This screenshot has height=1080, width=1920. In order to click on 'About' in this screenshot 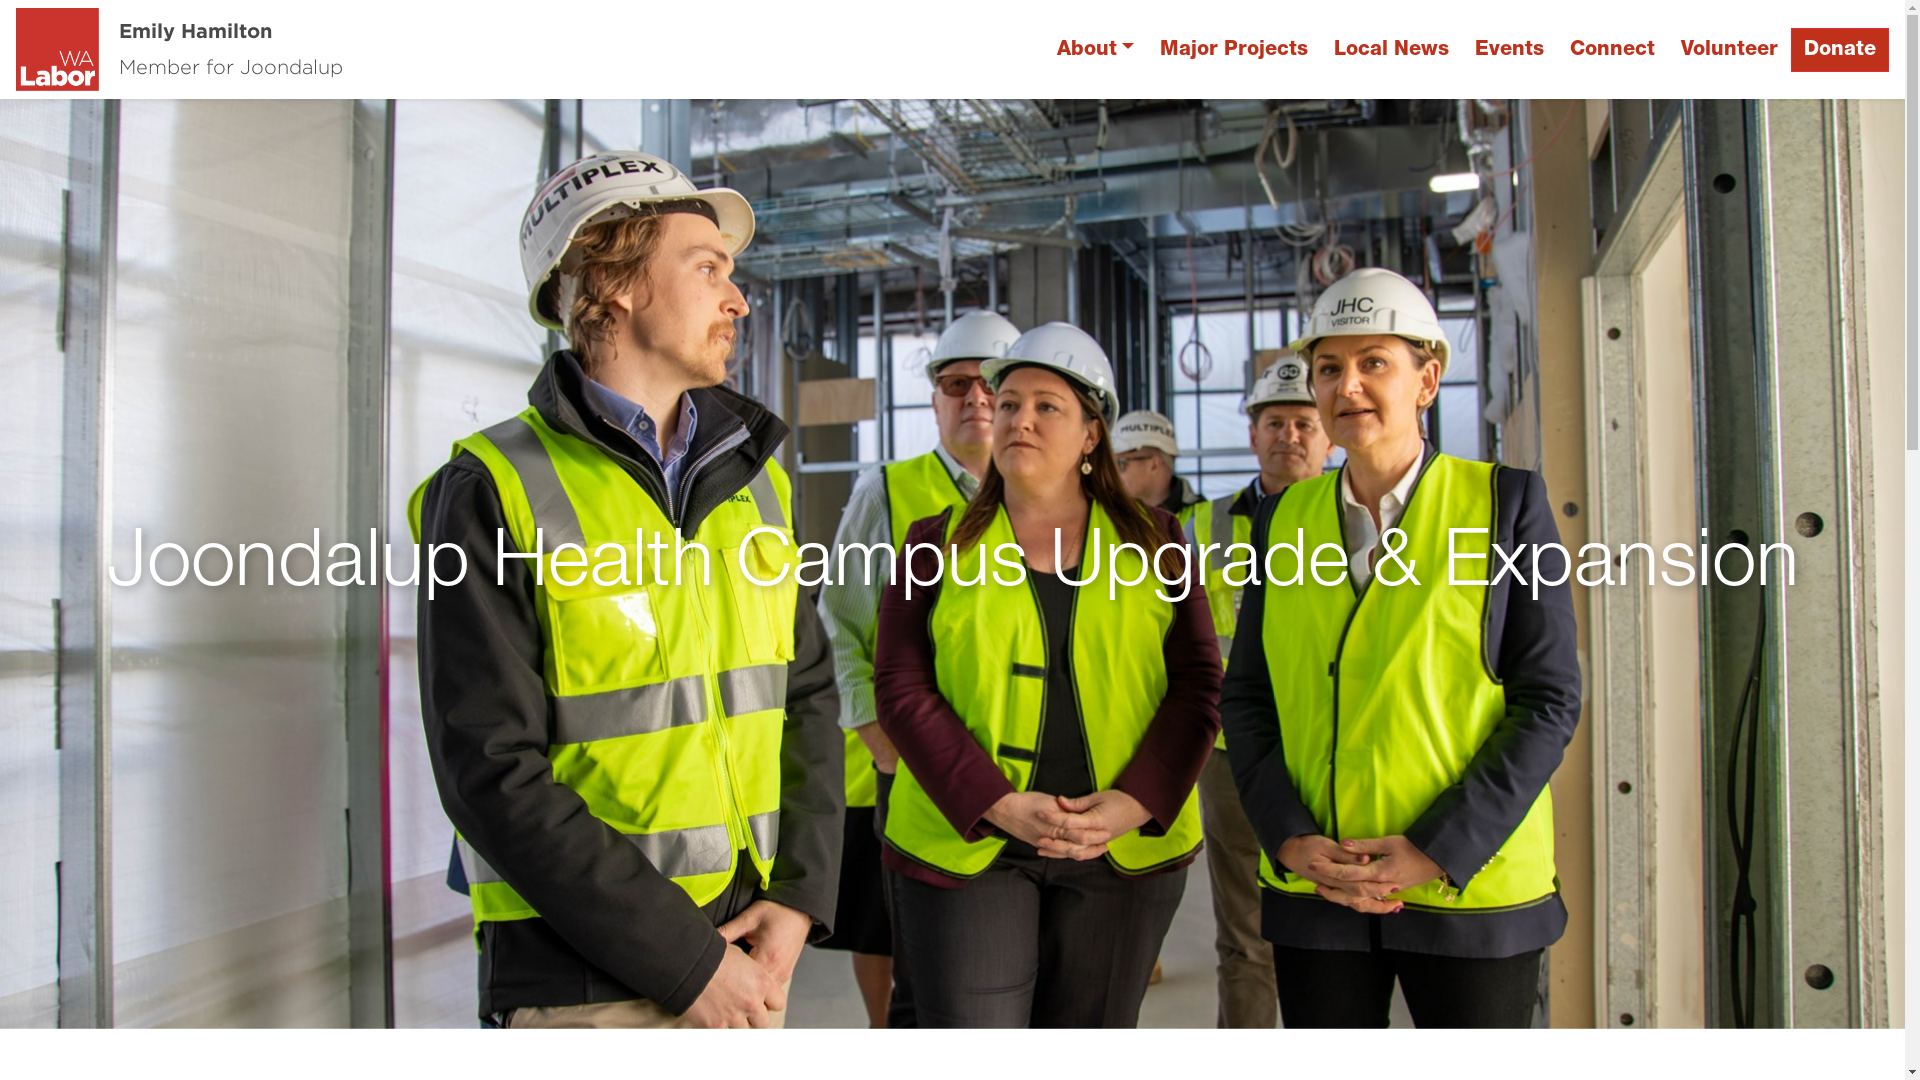, I will do `click(1094, 49)`.